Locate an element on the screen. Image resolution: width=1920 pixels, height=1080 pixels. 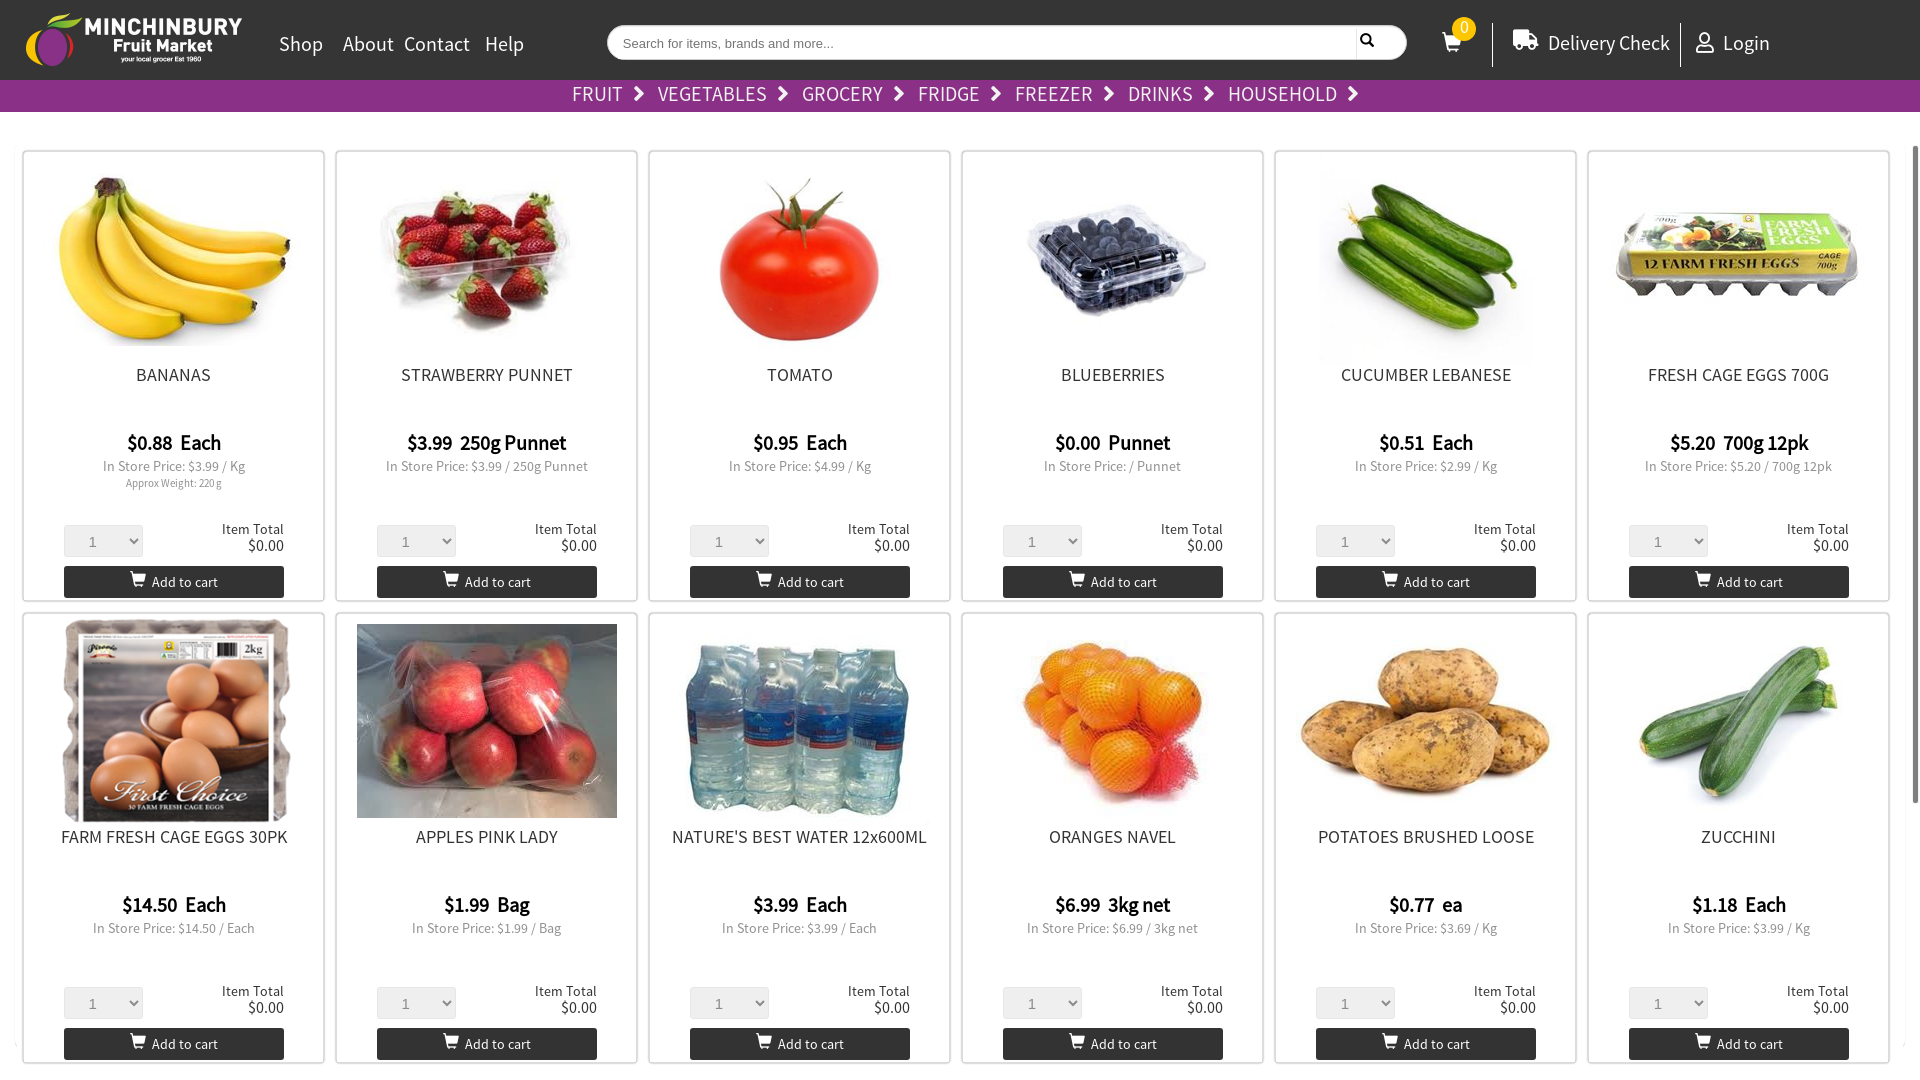
'Show details for FARM FRESH CAGE EGGS 30PK' is located at coordinates (173, 721).